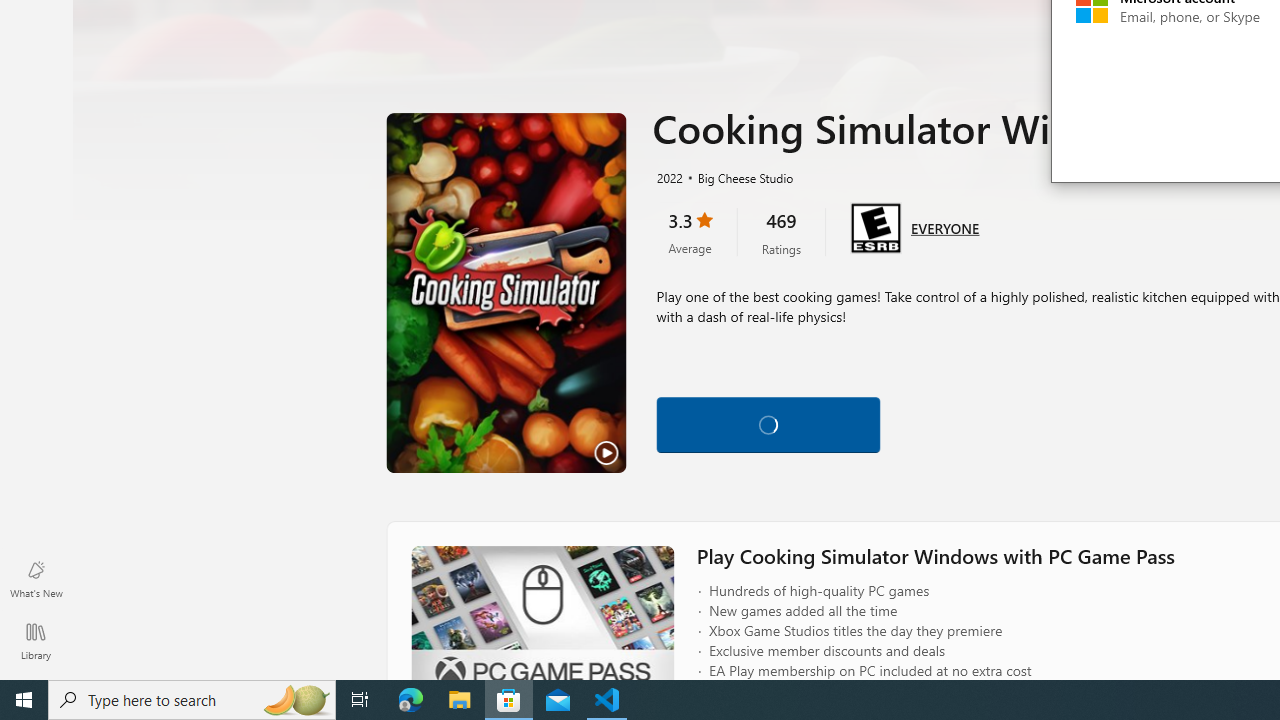 The image size is (1280, 720). What do you see at coordinates (767, 423) in the screenshot?
I see `'AutomationID: Button'` at bounding box center [767, 423].